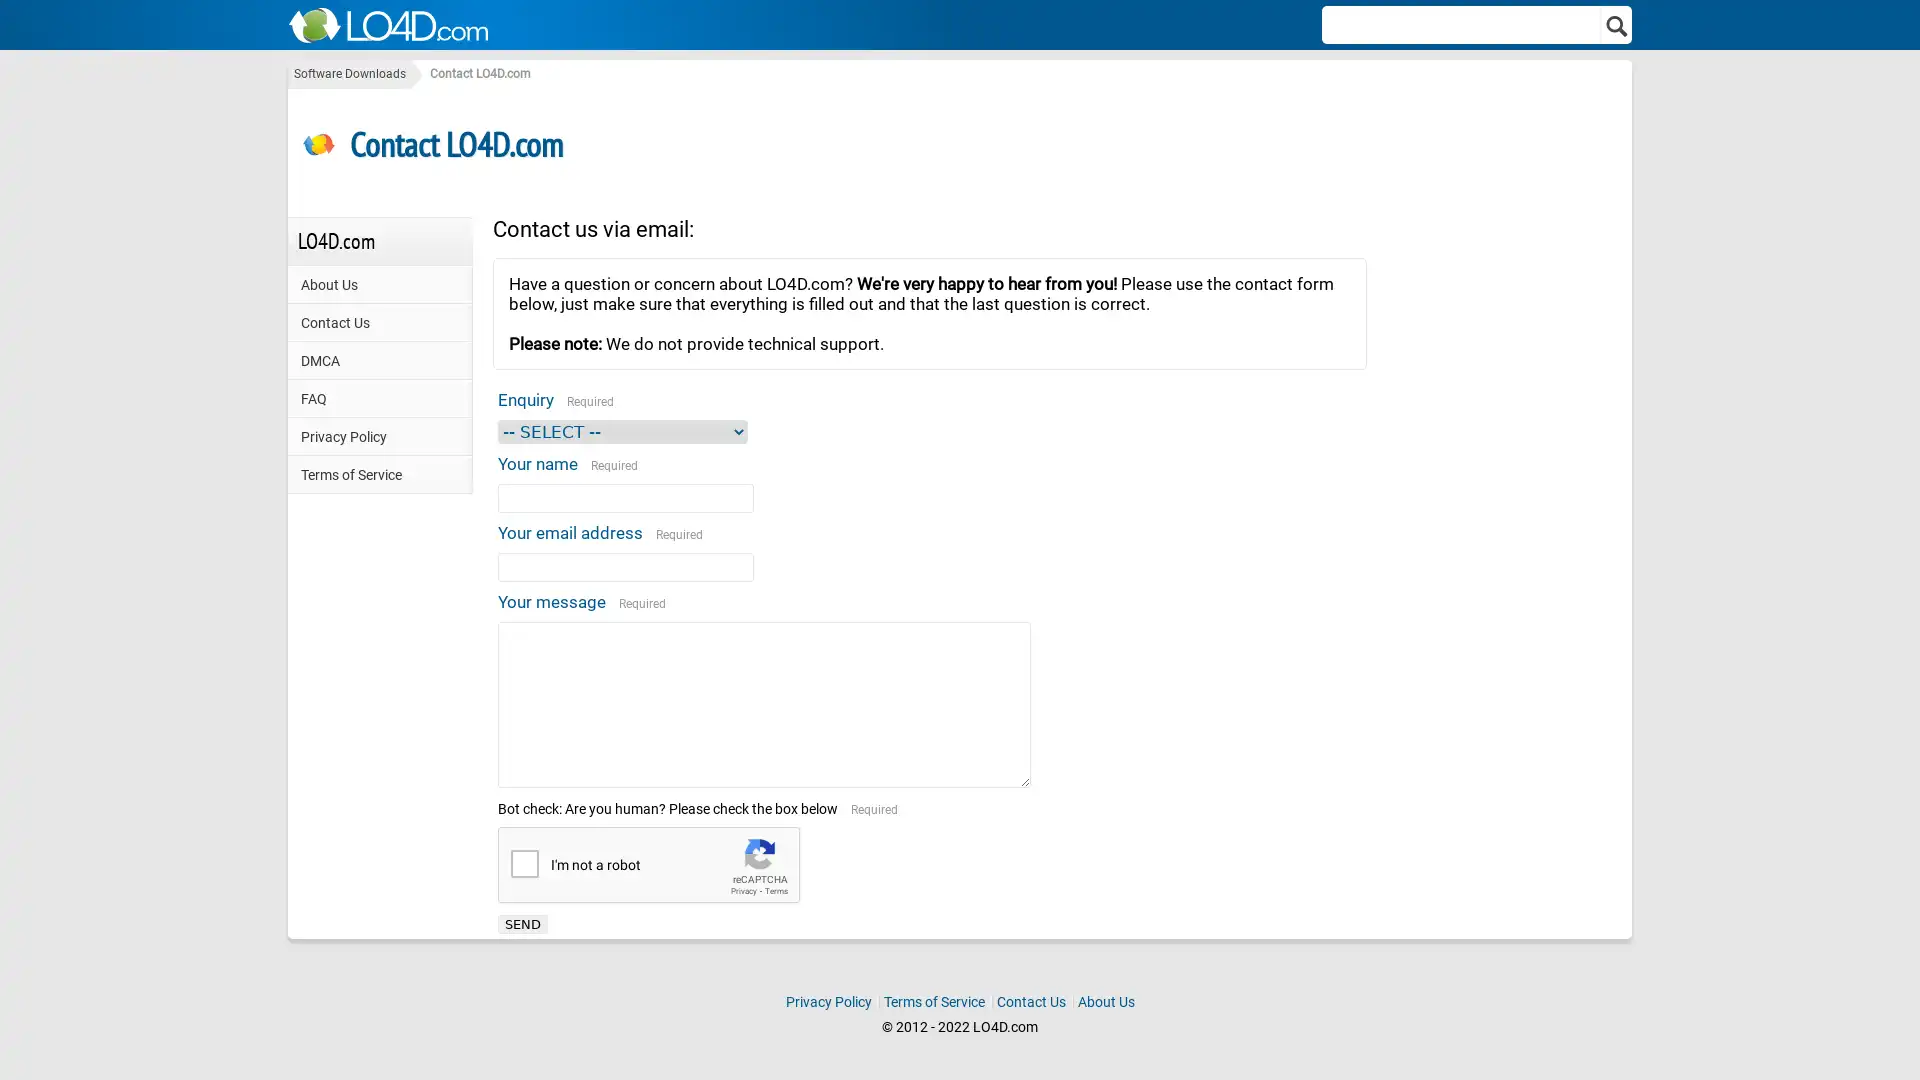 This screenshot has width=1920, height=1080. Describe the element at coordinates (1617, 24) in the screenshot. I see `Search` at that location.